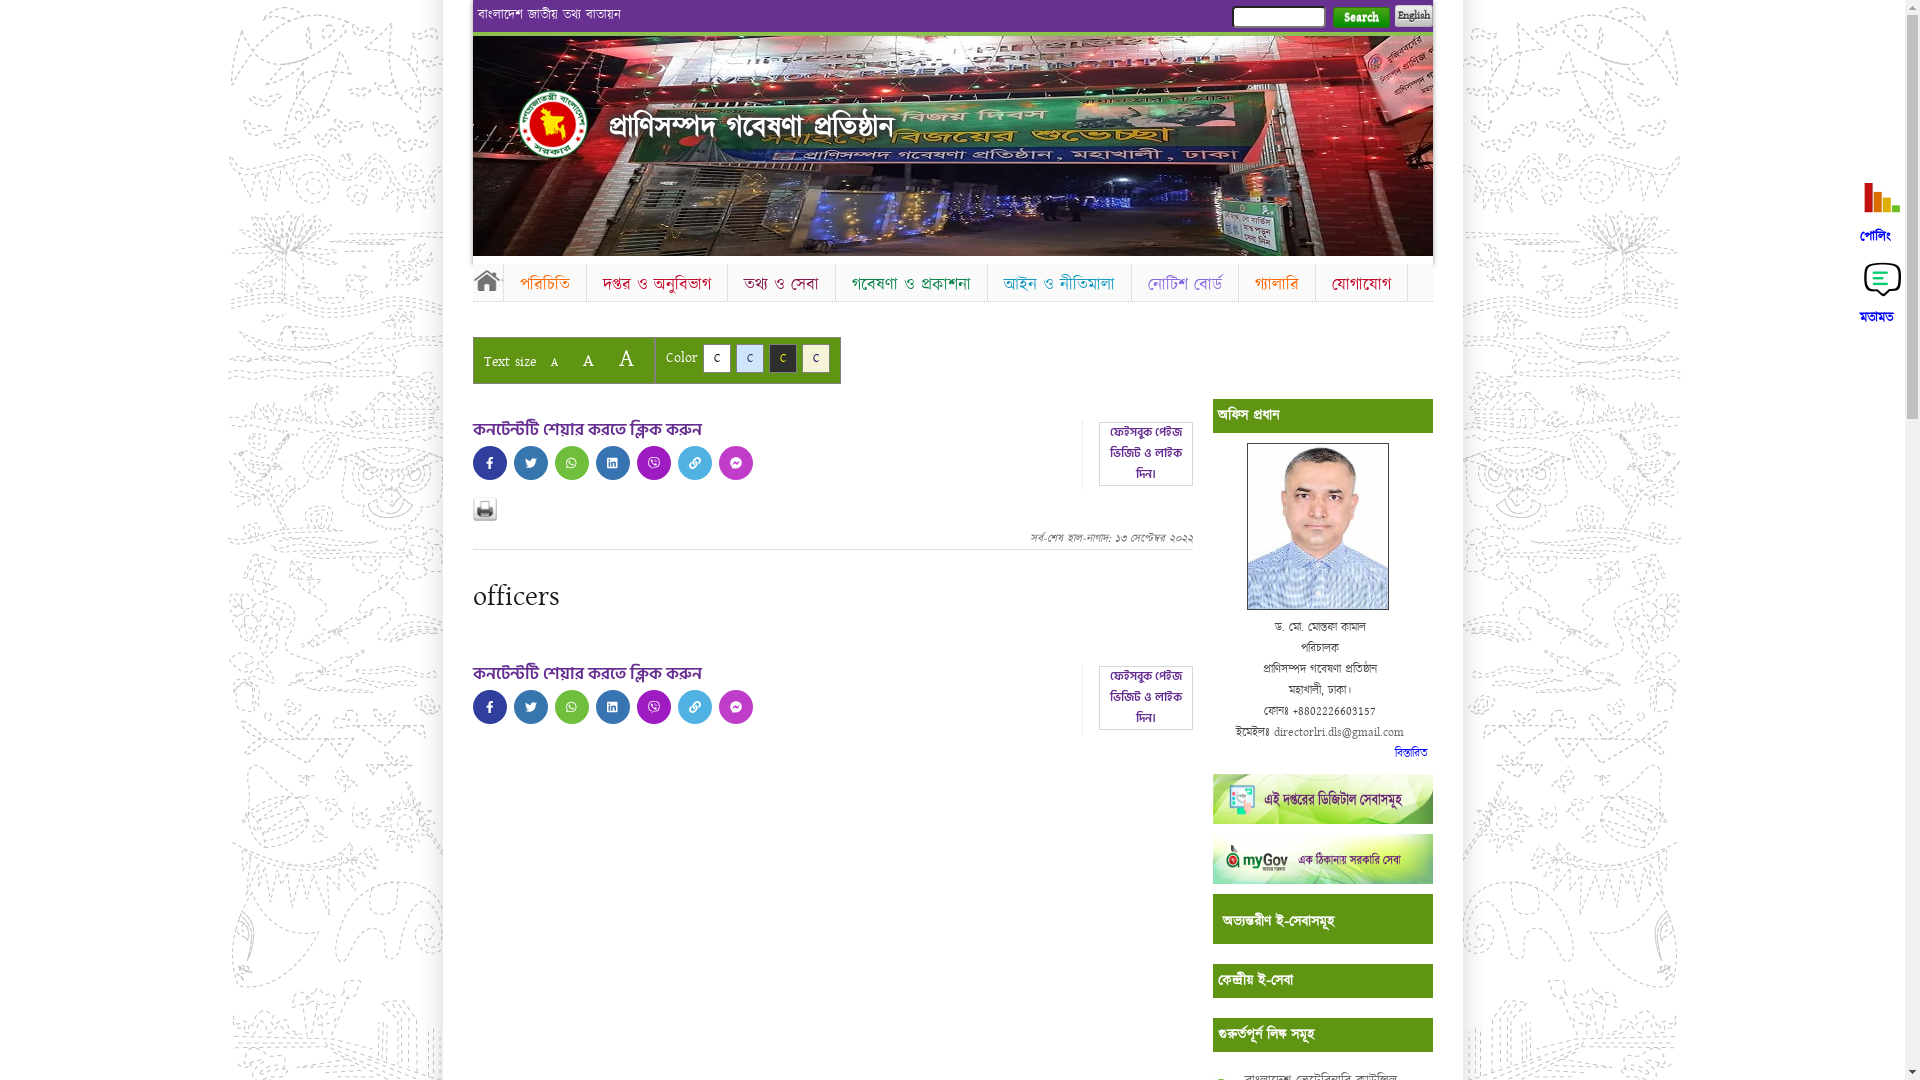 This screenshot has width=1920, height=1080. Describe the element at coordinates (801, 357) in the screenshot. I see `'C'` at that location.